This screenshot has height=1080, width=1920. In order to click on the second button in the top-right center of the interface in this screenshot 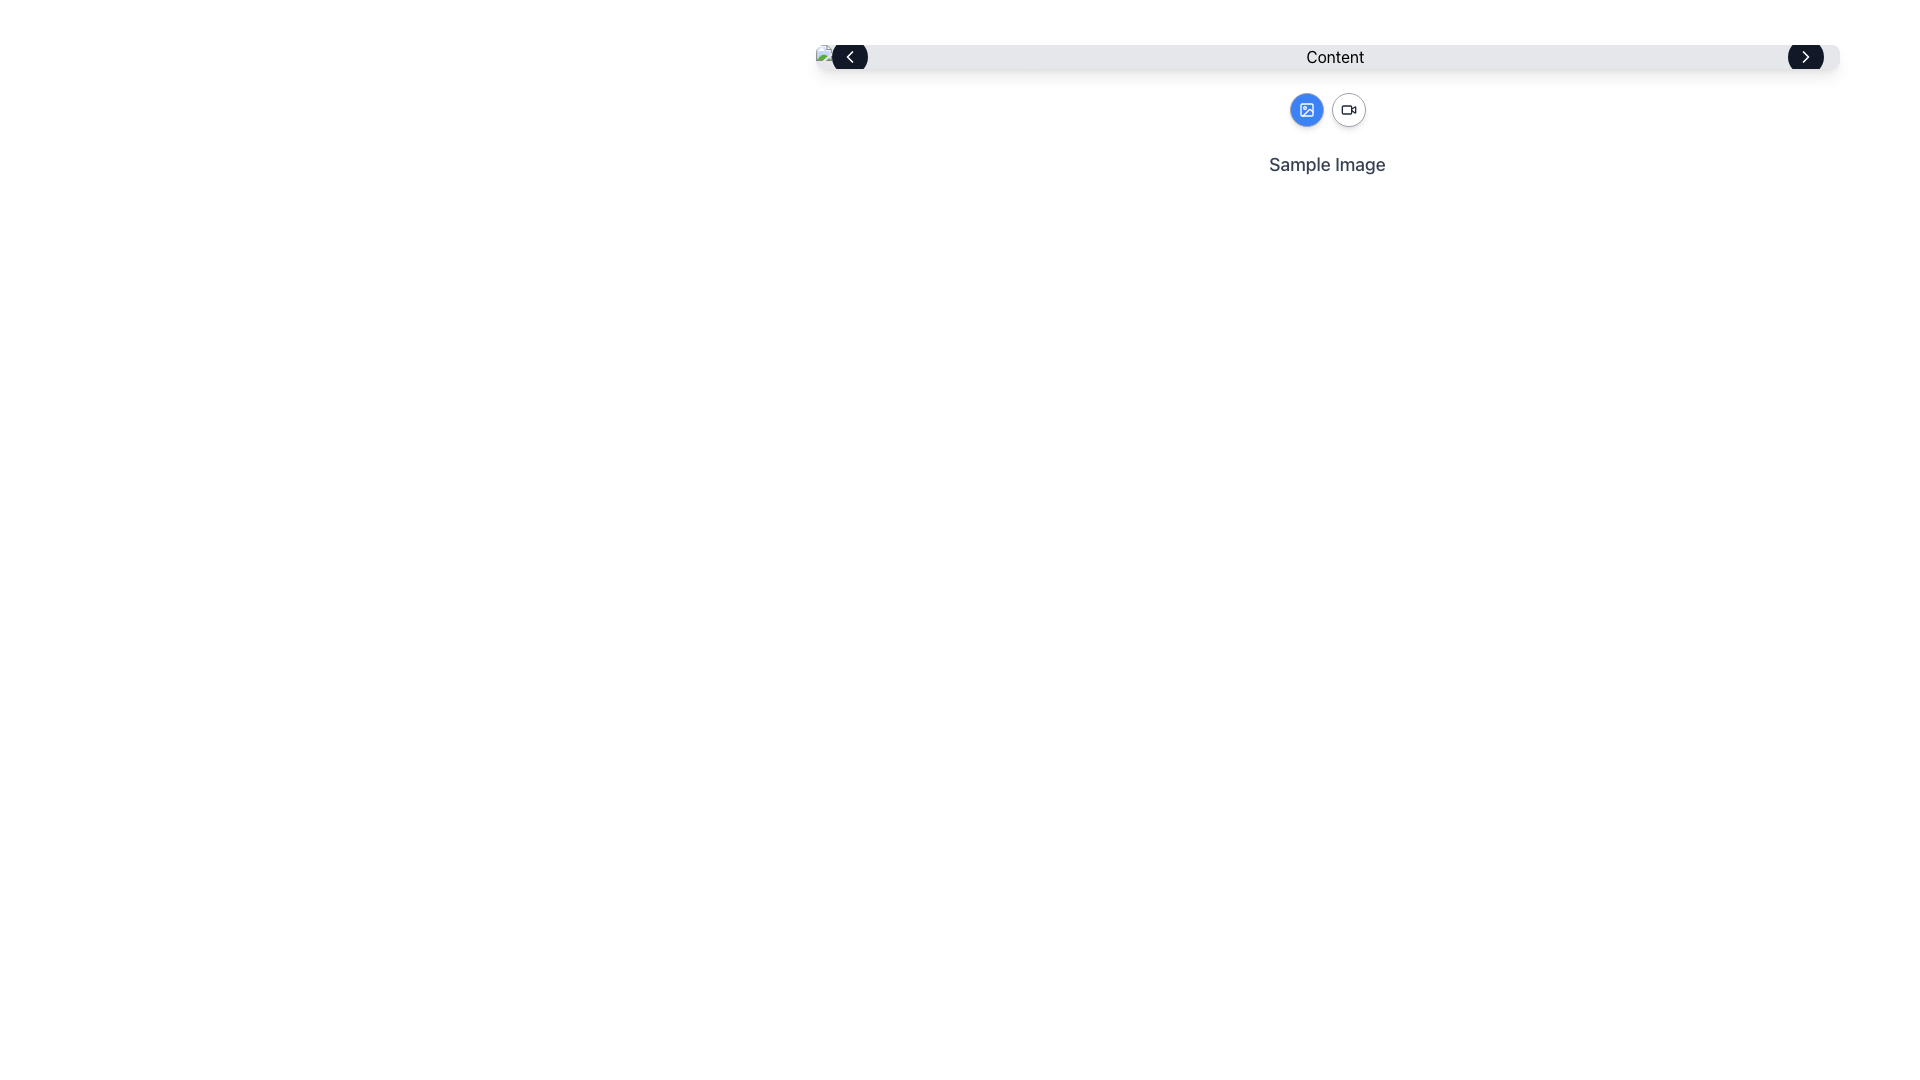, I will do `click(1348, 110)`.